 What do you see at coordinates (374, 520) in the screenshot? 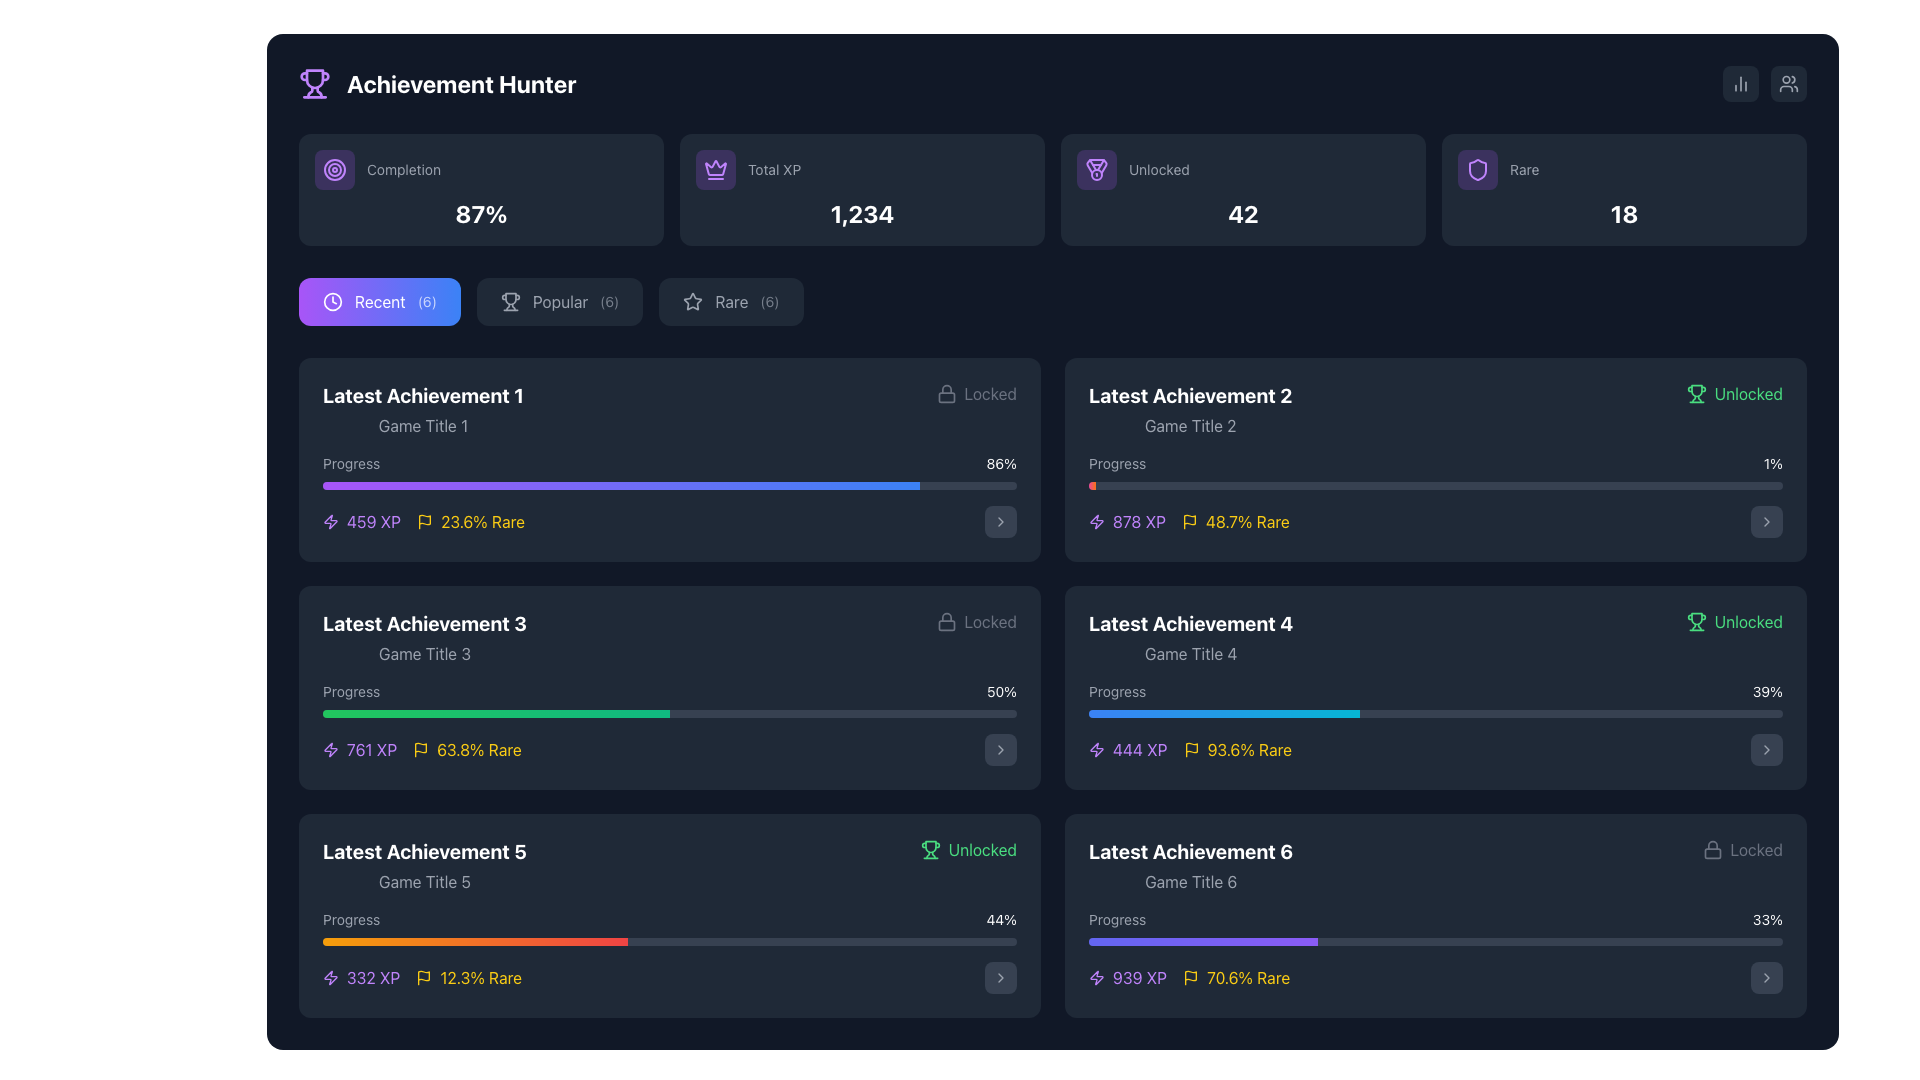
I see `the text label displaying '459 XP' which is styled in vibrant purple color, located next to the lightning bolt icon in the 'Latest Achievement 1' panel beneath the progress bar` at bounding box center [374, 520].